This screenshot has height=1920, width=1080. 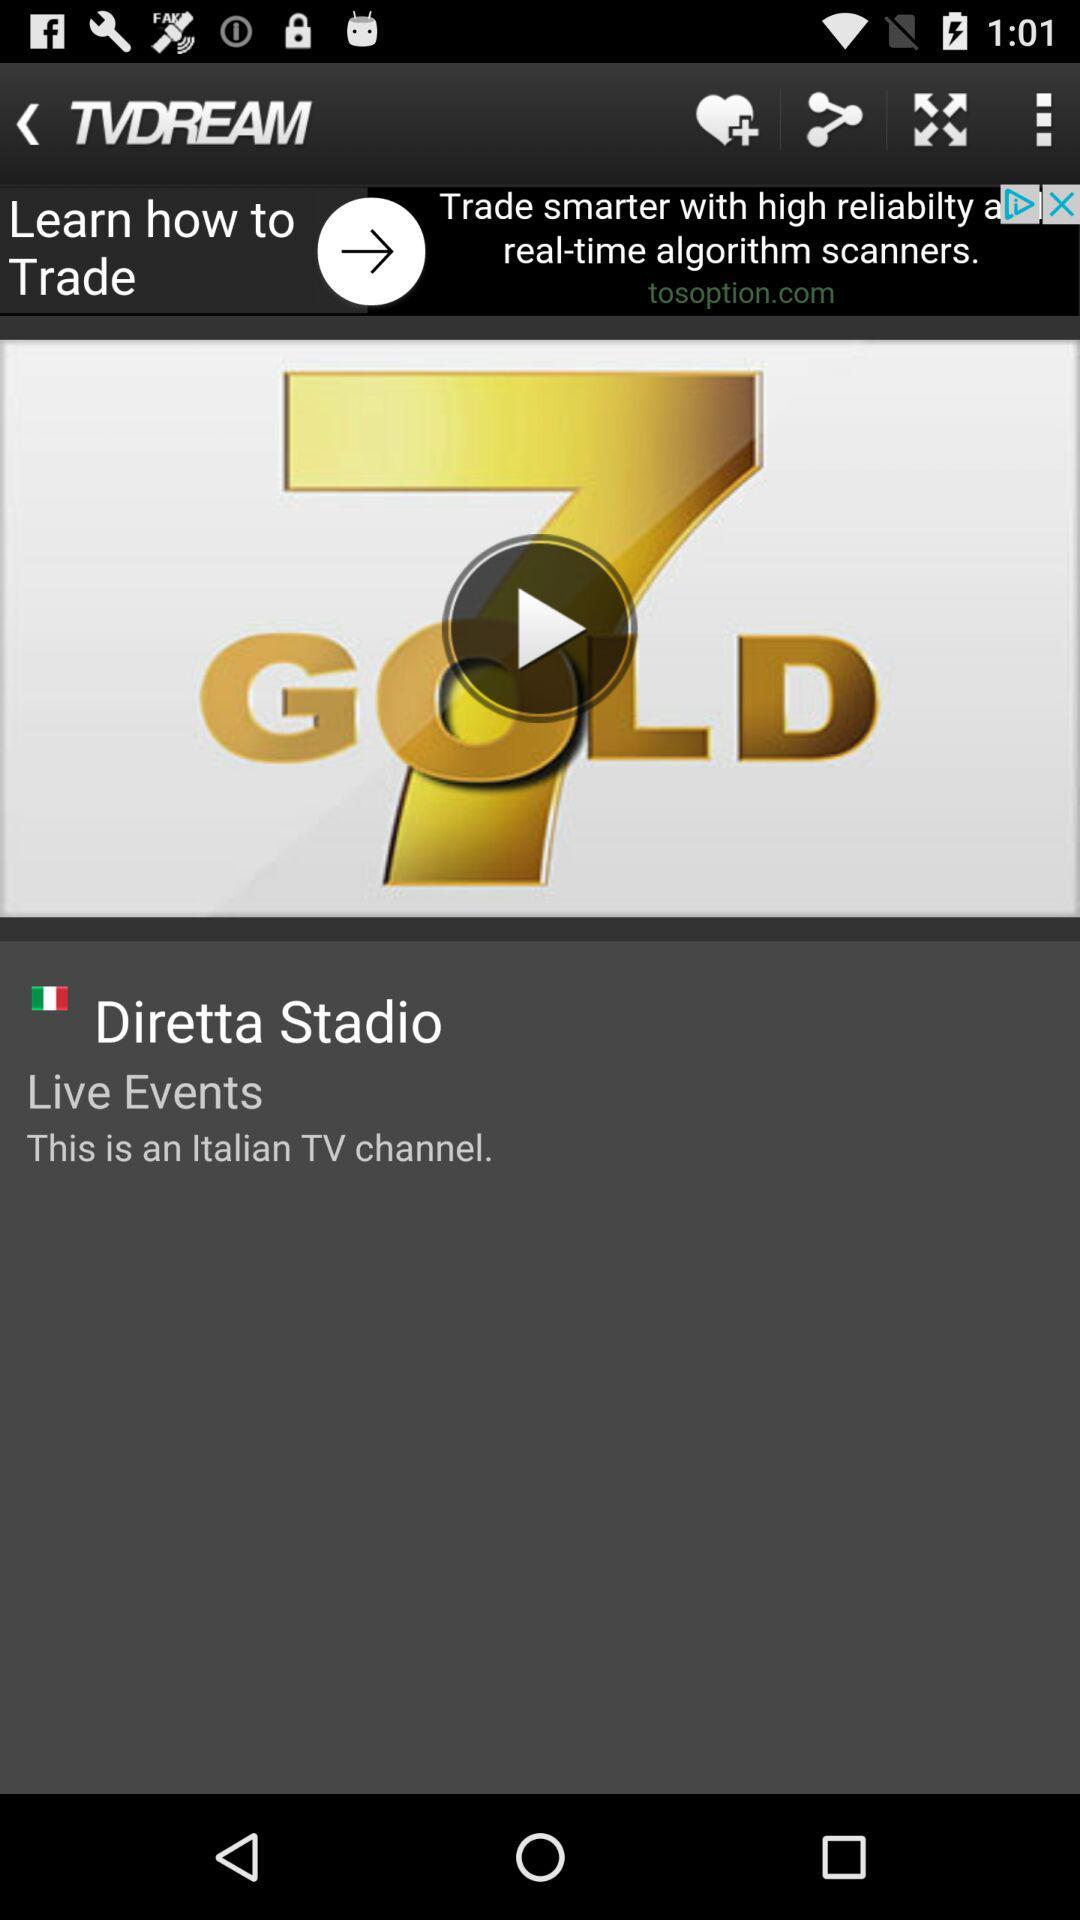 I want to click on the text which is at the top left corner of the page, so click(x=185, y=122).